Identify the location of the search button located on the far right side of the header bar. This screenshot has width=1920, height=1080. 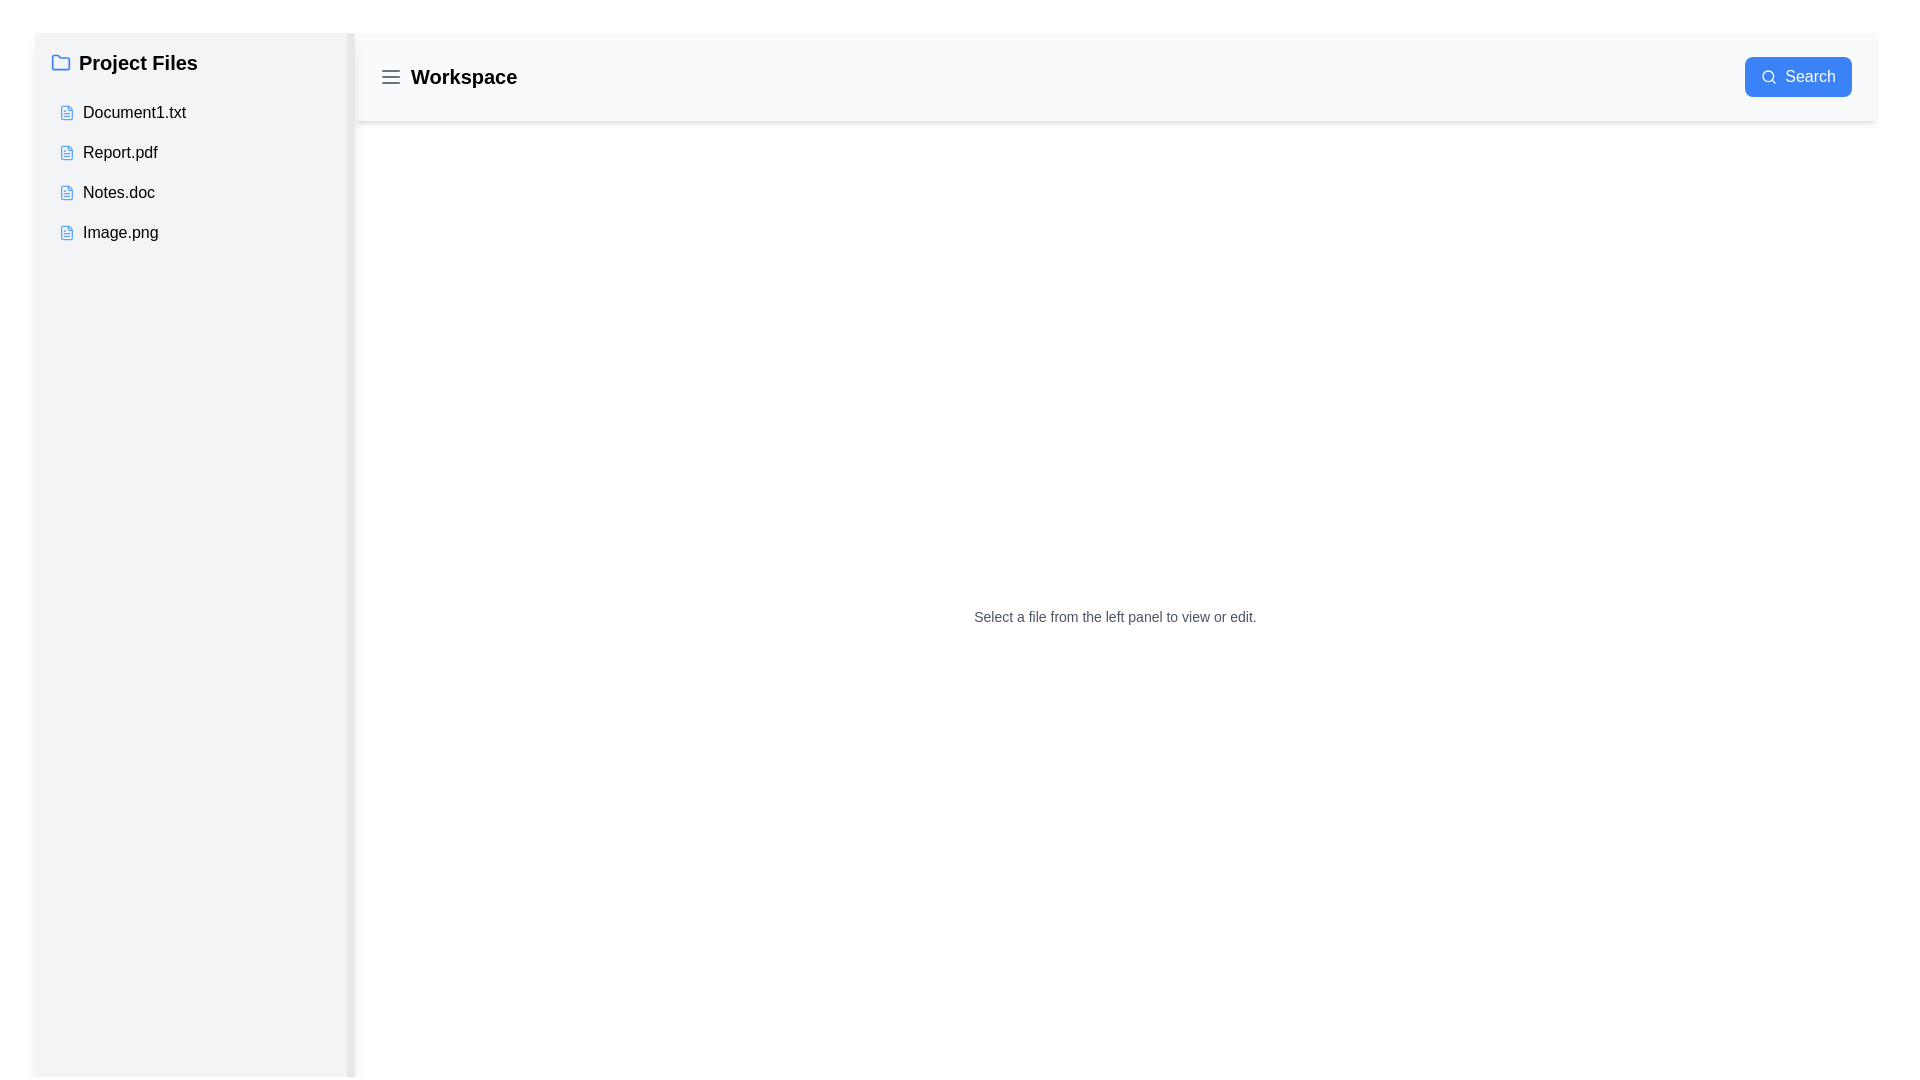
(1798, 76).